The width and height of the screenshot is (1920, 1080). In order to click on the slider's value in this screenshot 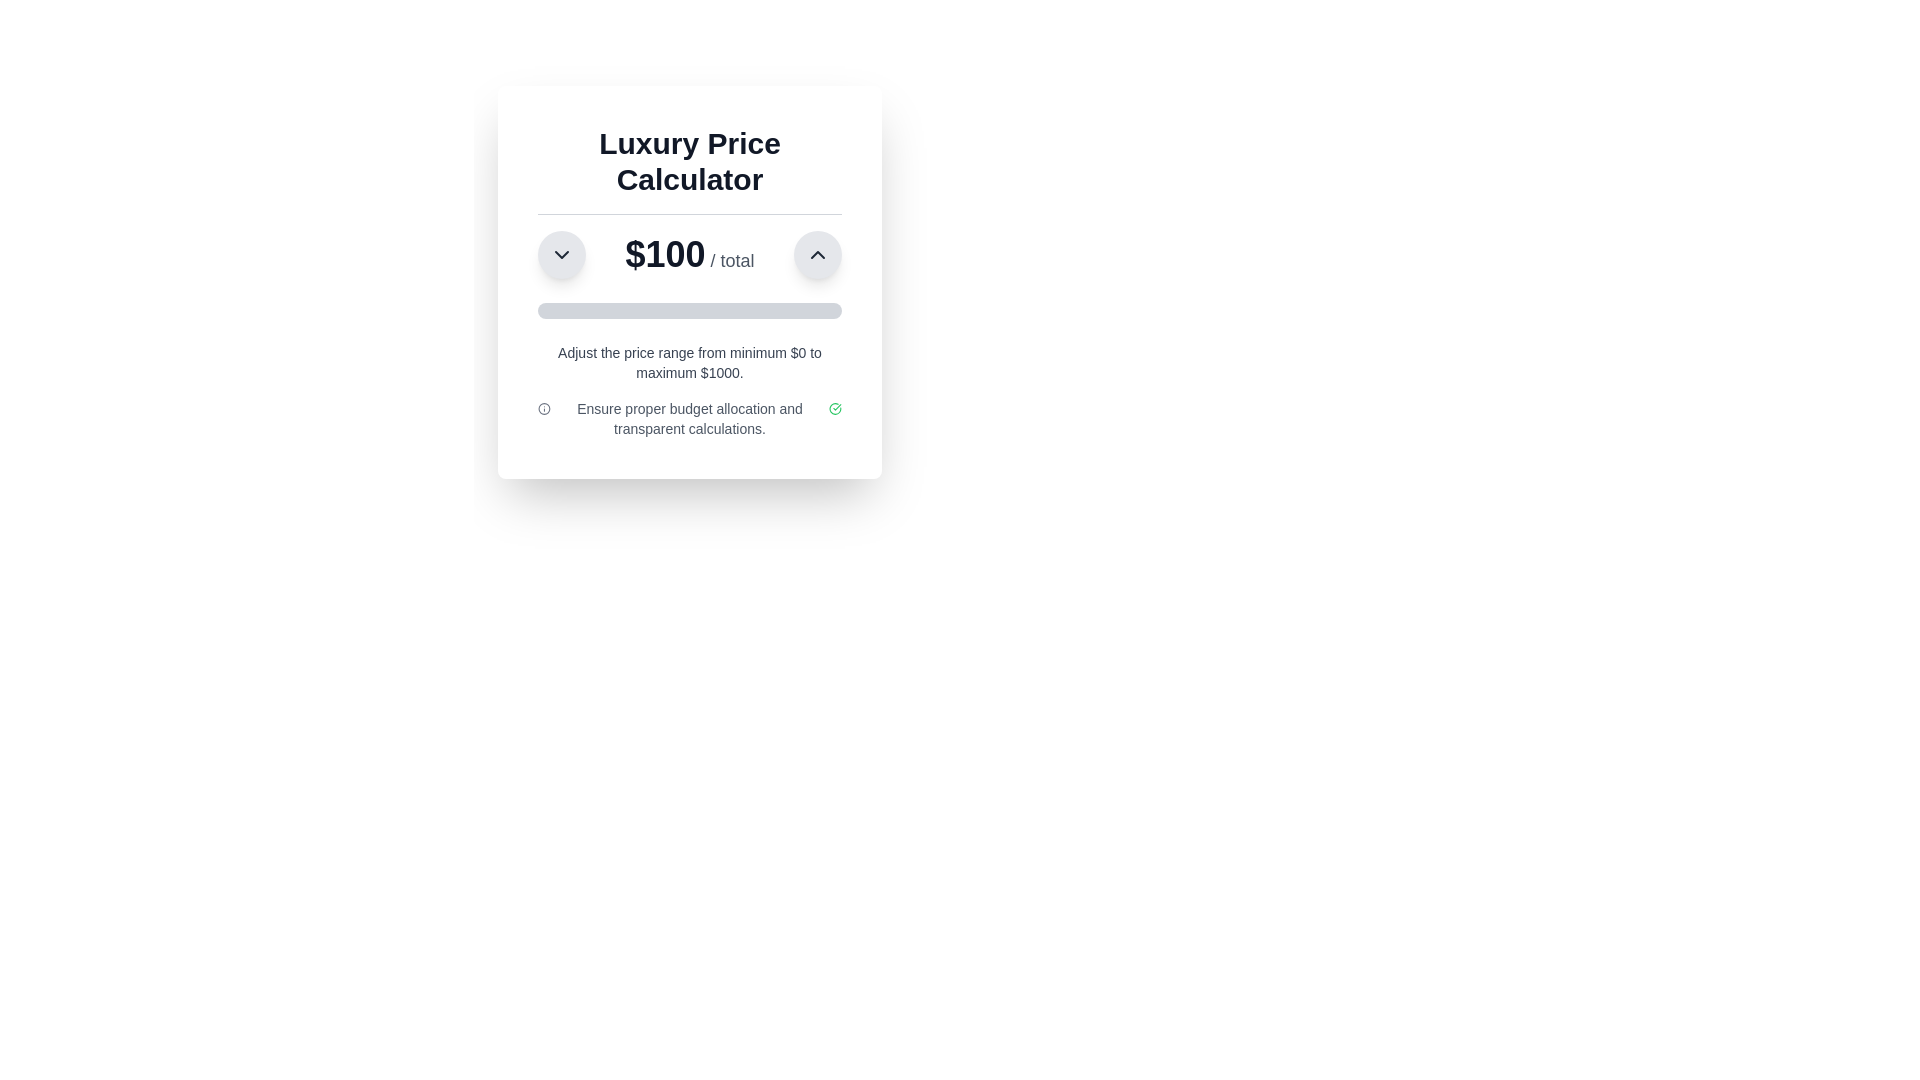, I will do `click(560, 311)`.